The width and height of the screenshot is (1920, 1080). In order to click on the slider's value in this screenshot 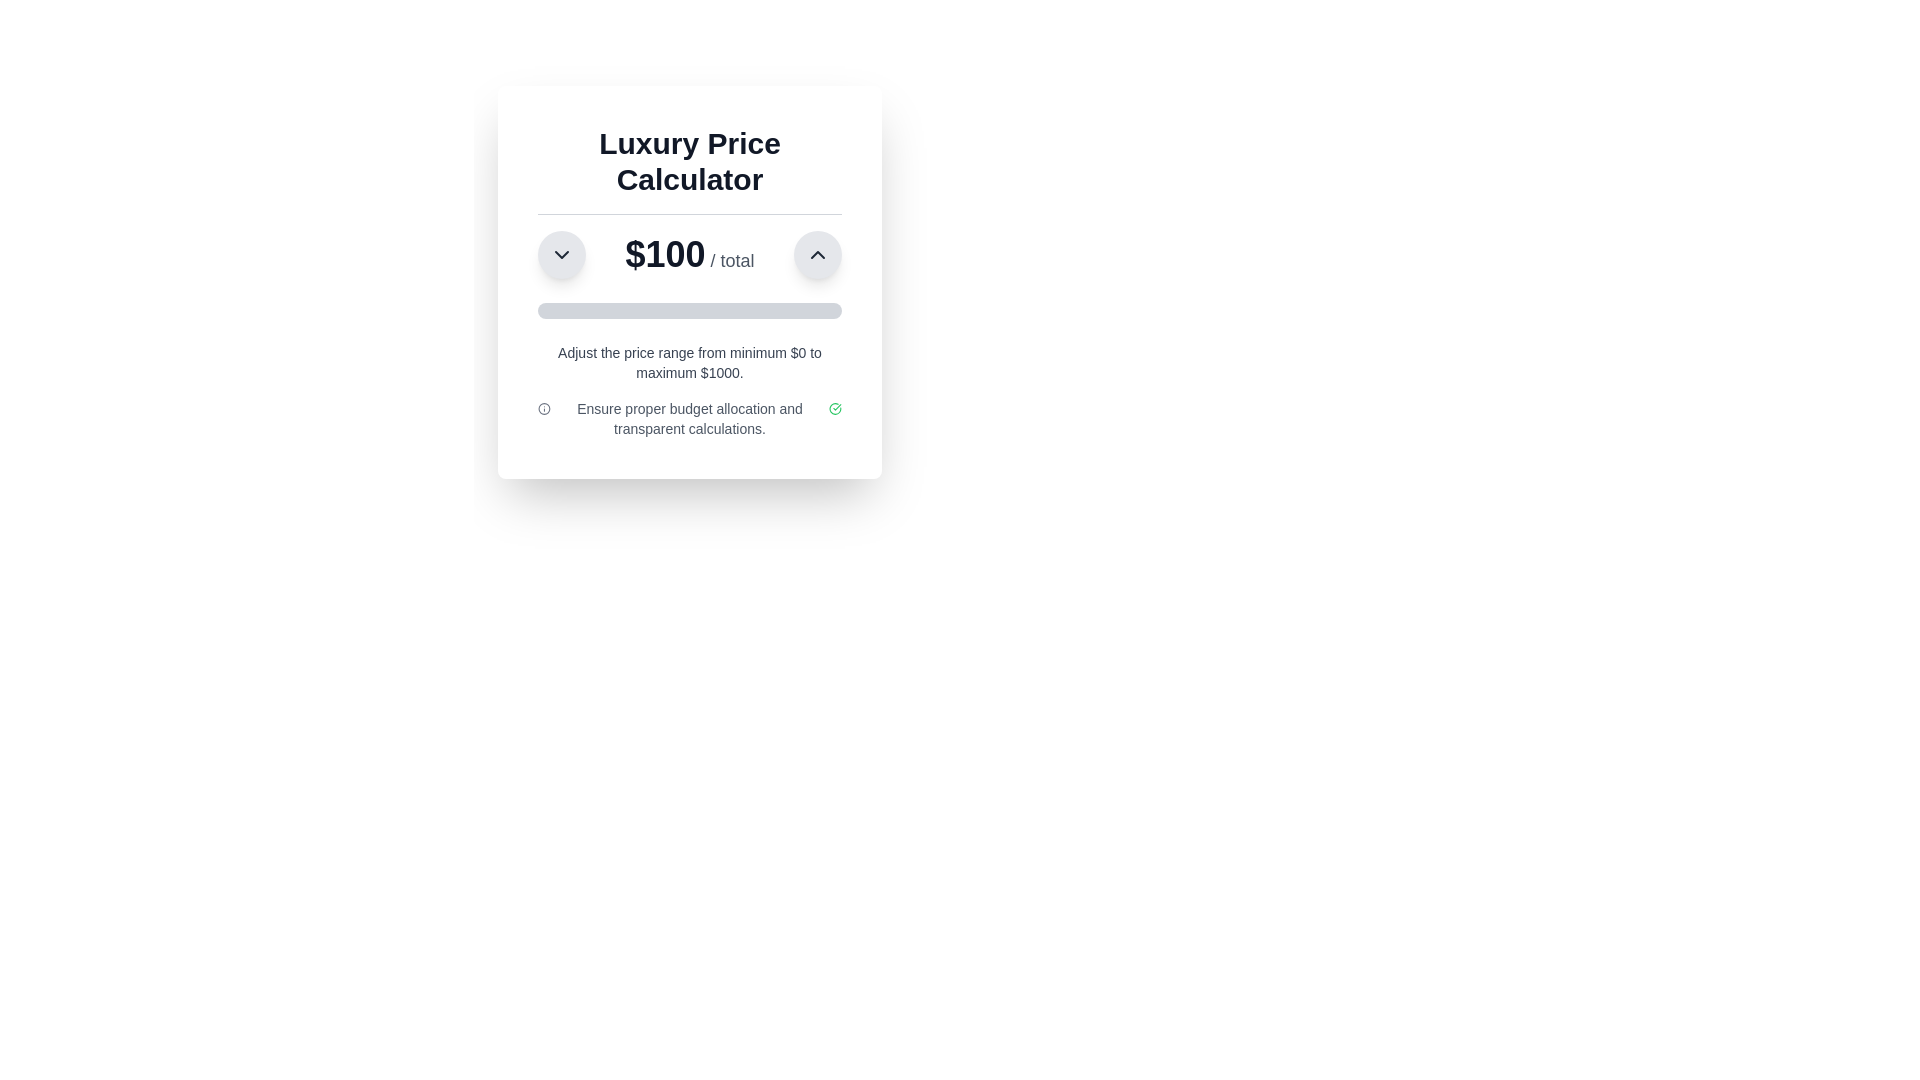, I will do `click(560, 311)`.